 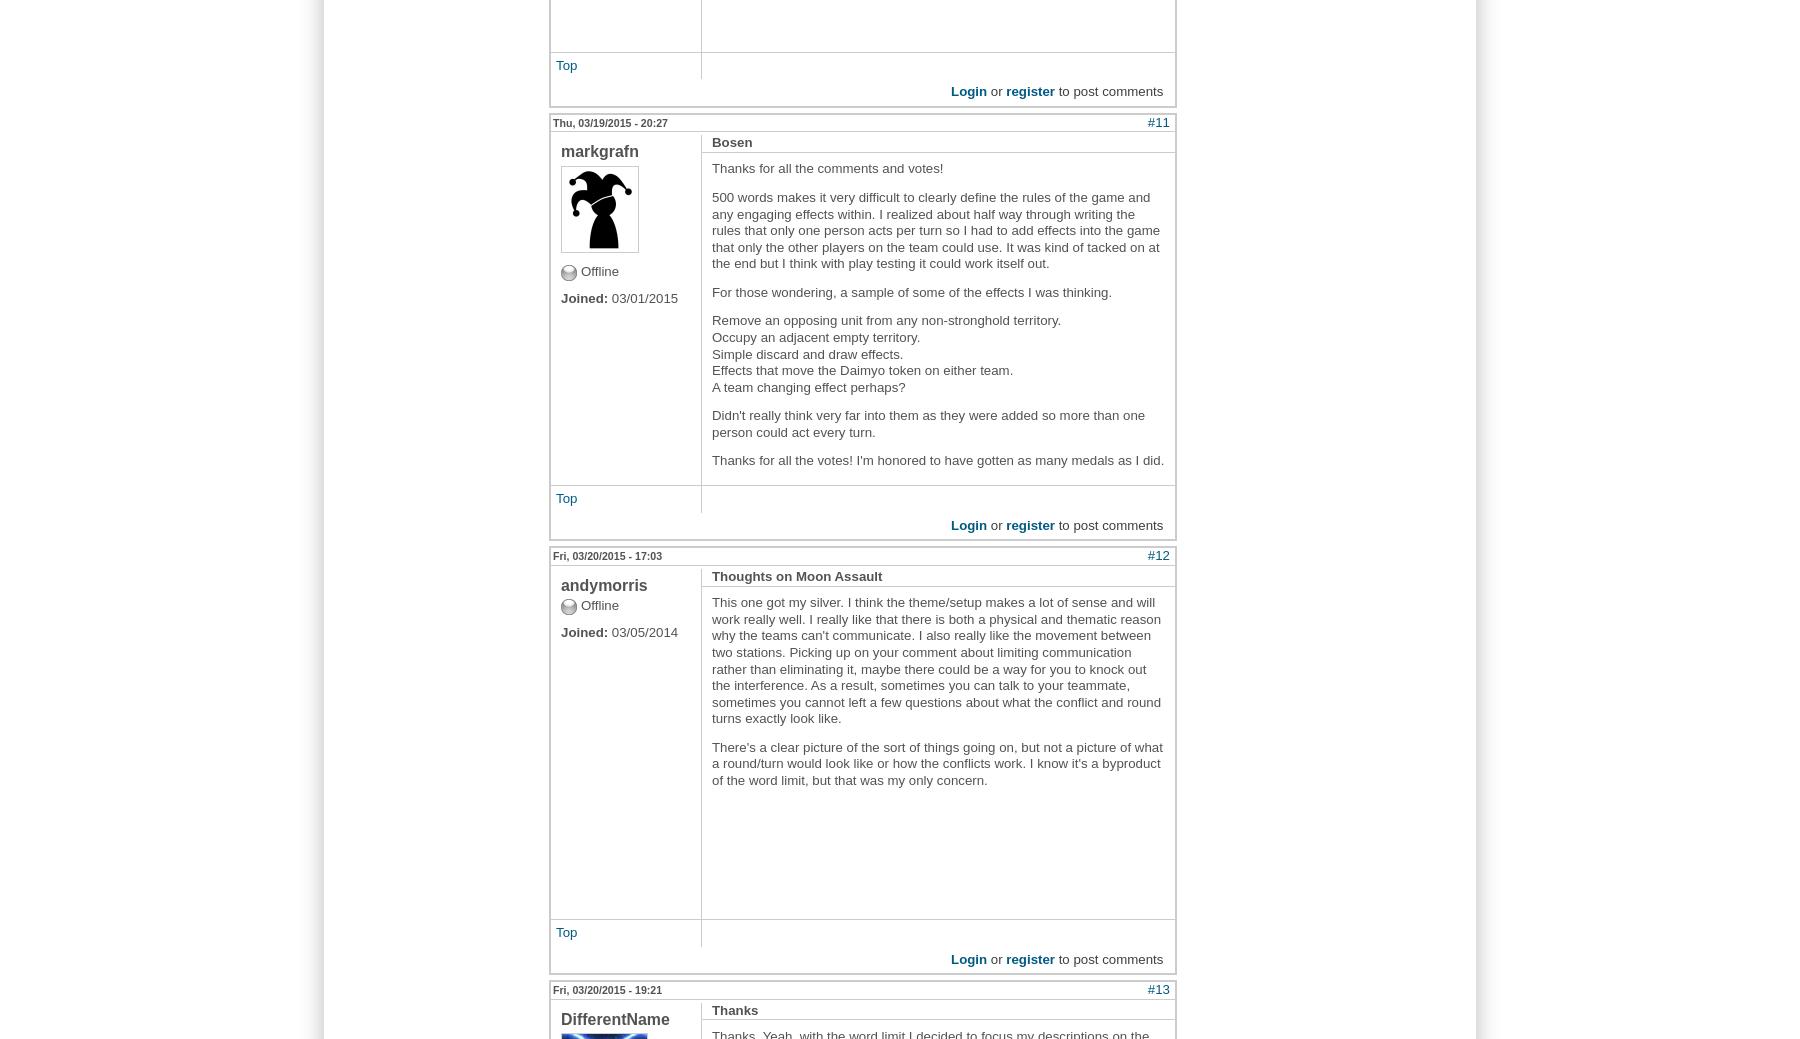 What do you see at coordinates (886, 320) in the screenshot?
I see `'Remove an opposing unit from any non-stronghold territory.'` at bounding box center [886, 320].